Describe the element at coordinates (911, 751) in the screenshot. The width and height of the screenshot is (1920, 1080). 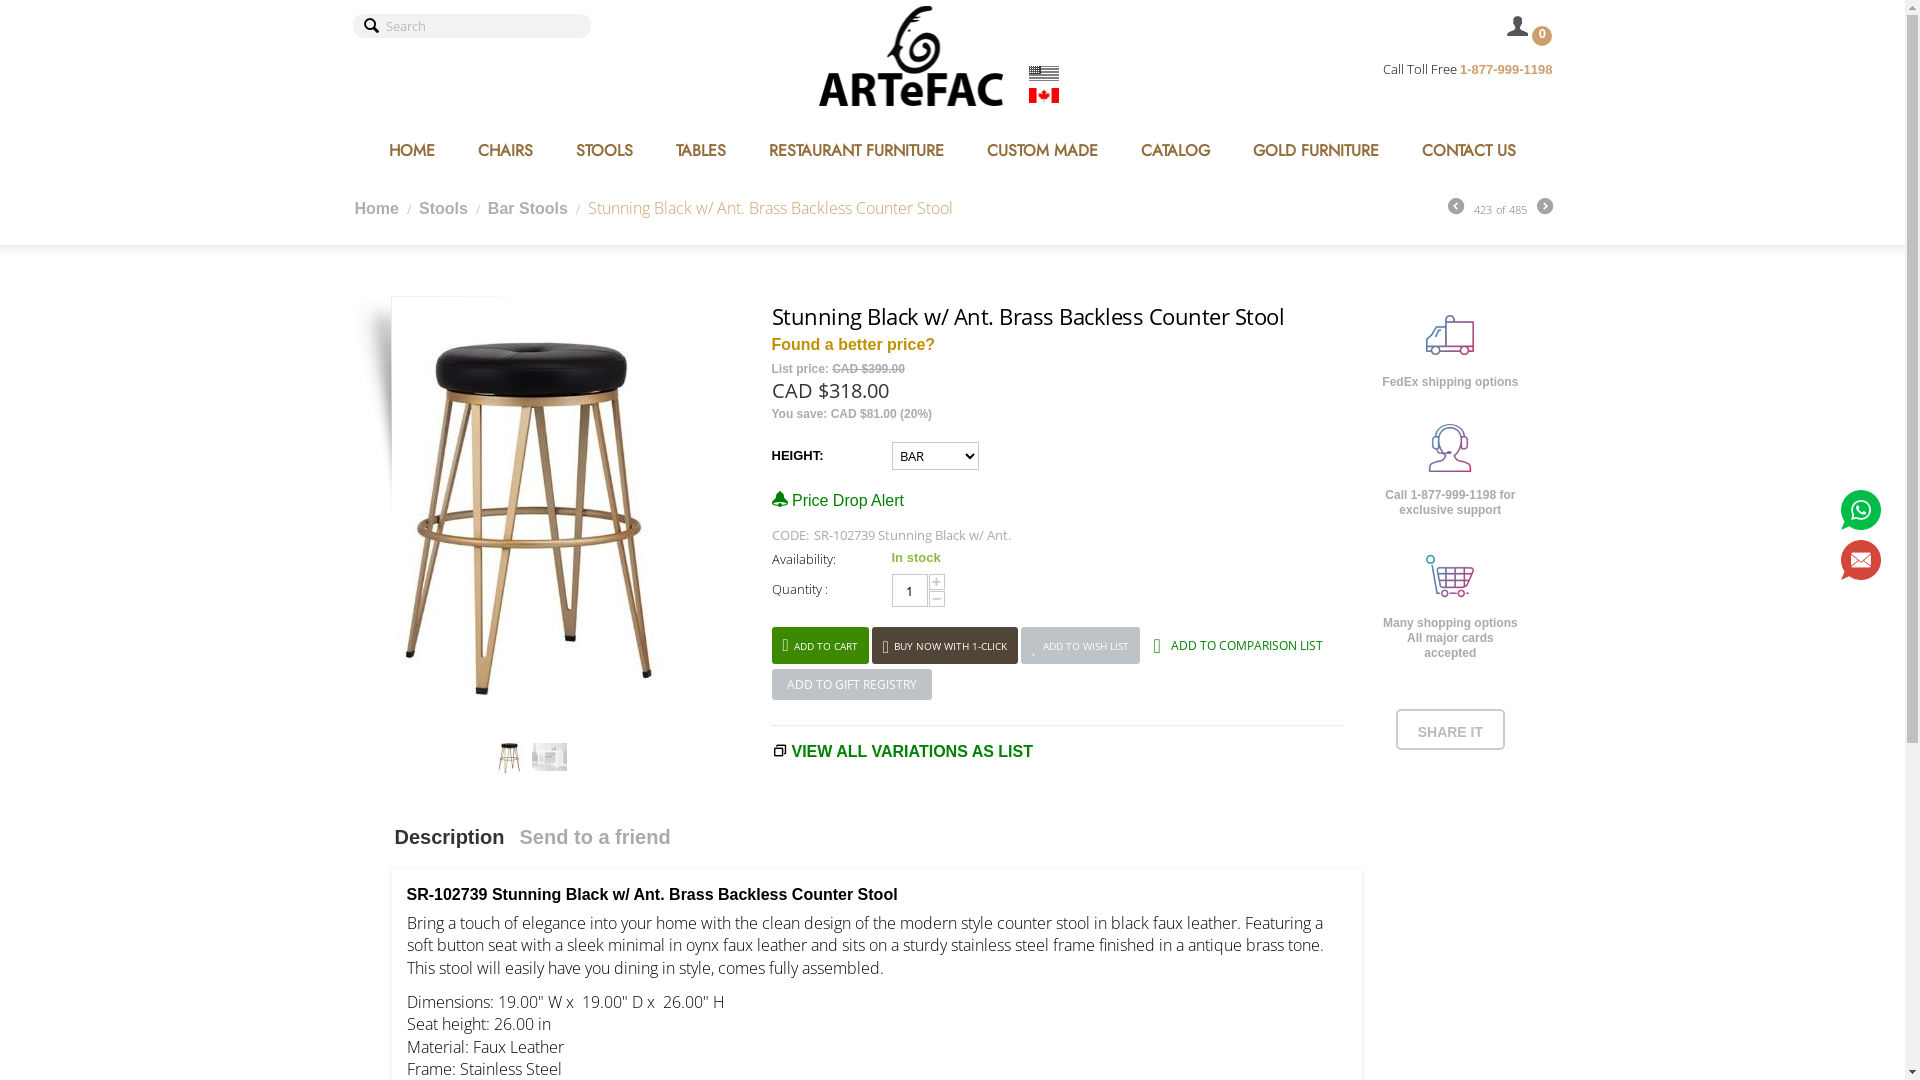
I see `'VIEW ALL VARIATIONS AS LIST'` at that location.